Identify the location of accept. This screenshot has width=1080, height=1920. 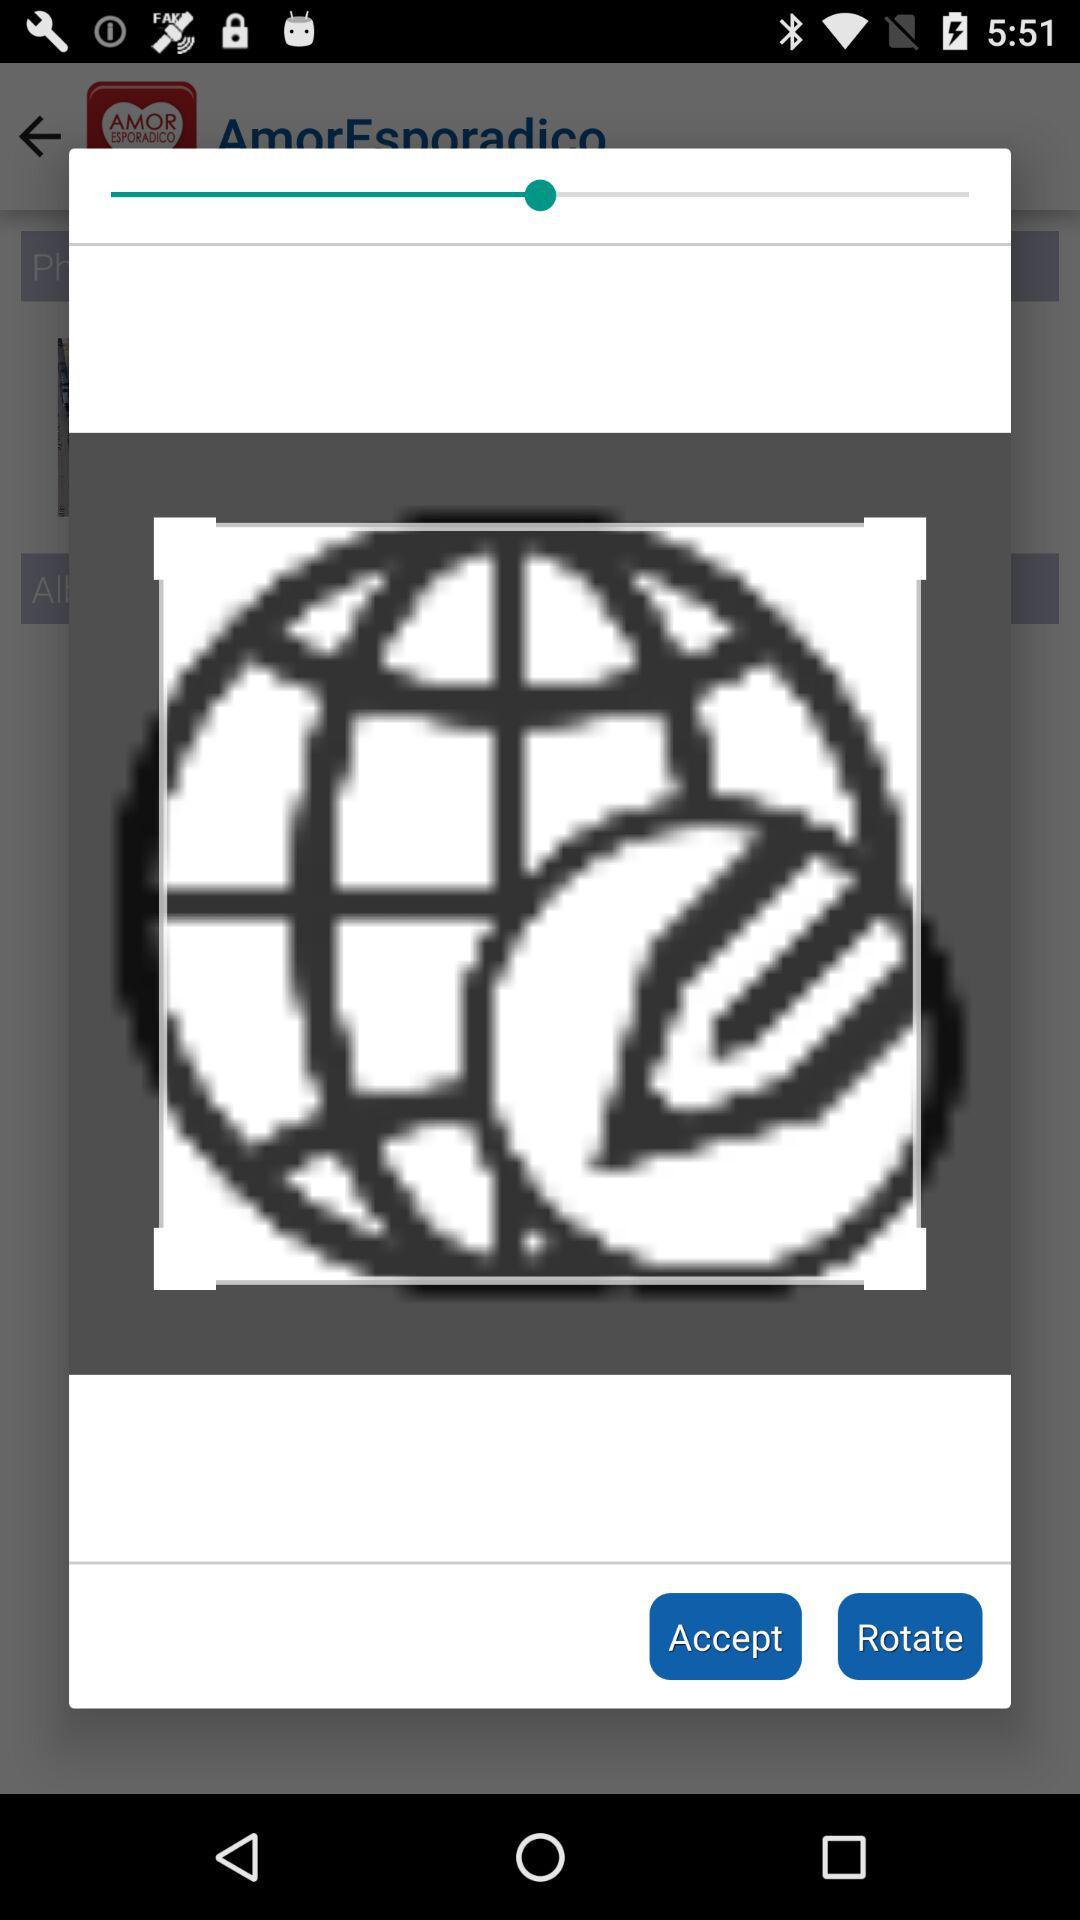
(725, 1636).